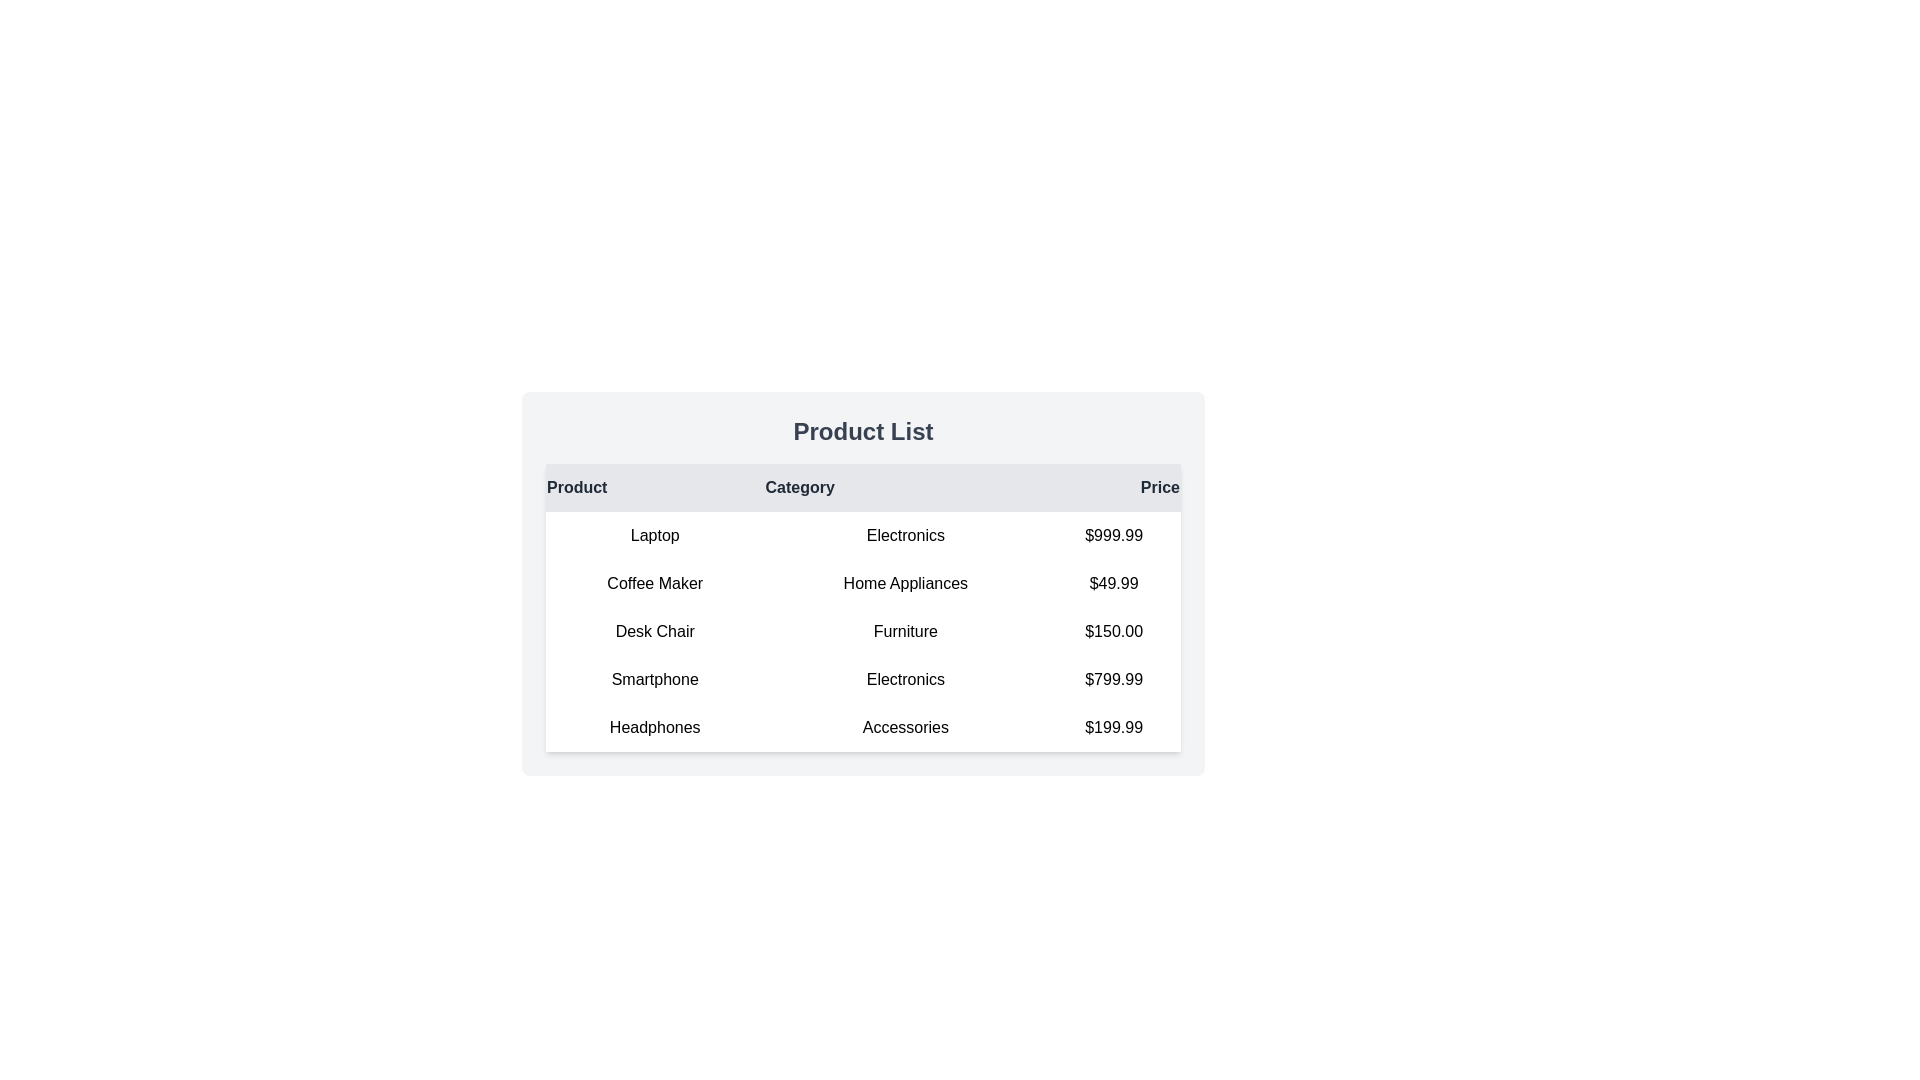  I want to click on the second row of the product list table displaying 'Coffee Maker', 'Home Appliances', and '$49.99', so click(863, 583).